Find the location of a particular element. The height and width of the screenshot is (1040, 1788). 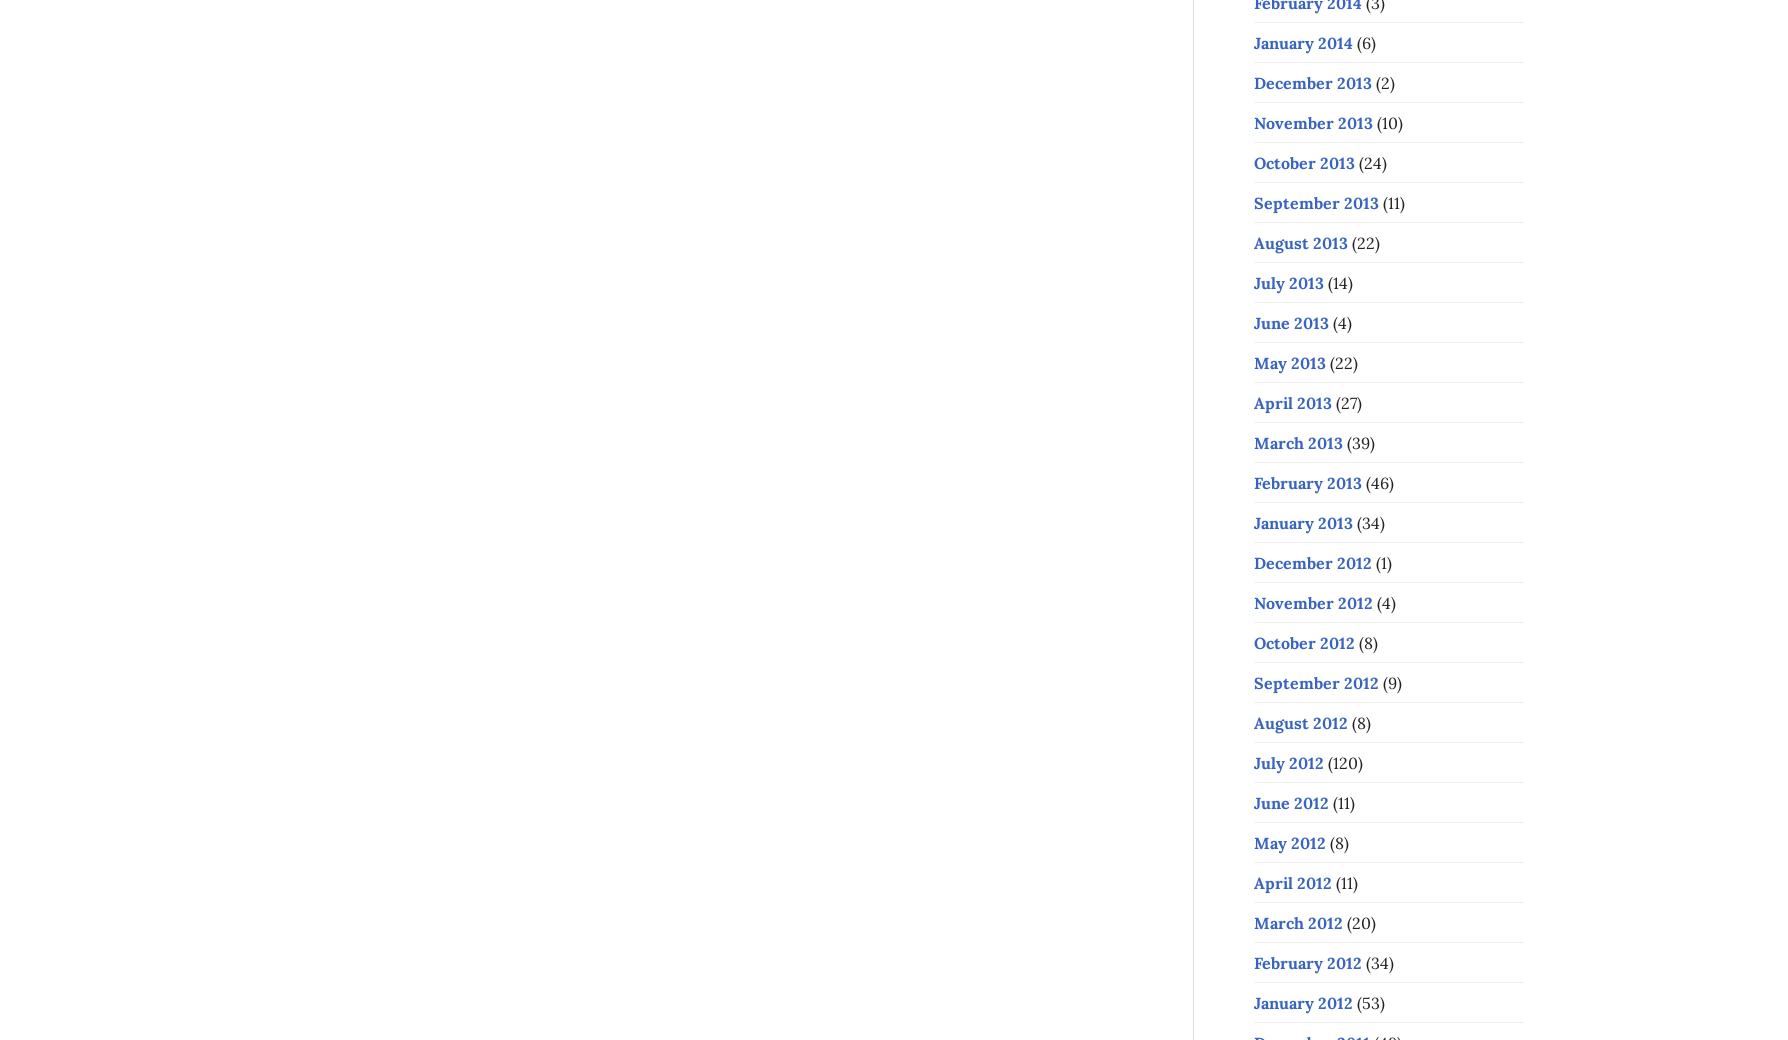

'(24)' is located at coordinates (1354, 162).